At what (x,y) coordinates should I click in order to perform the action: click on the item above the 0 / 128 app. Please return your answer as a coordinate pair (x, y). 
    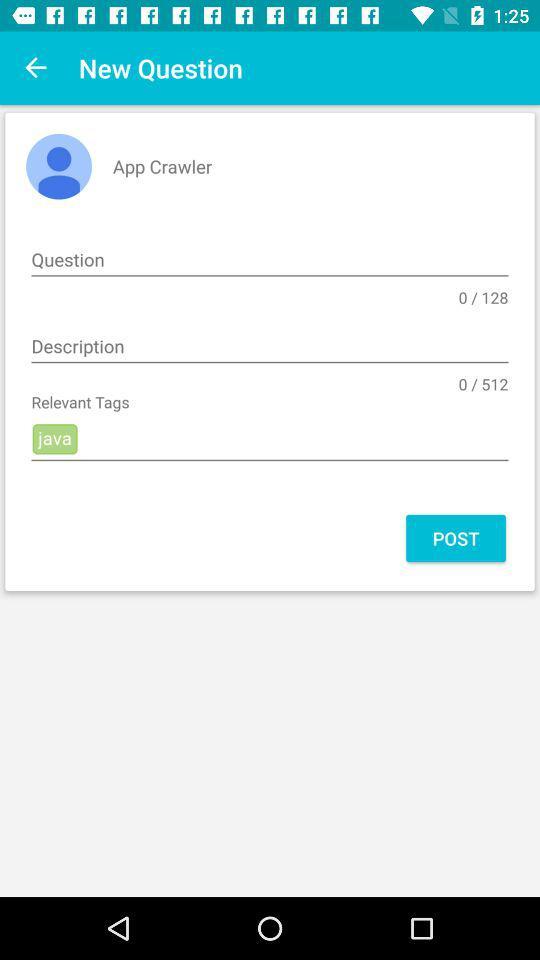
    Looking at the image, I should click on (270, 259).